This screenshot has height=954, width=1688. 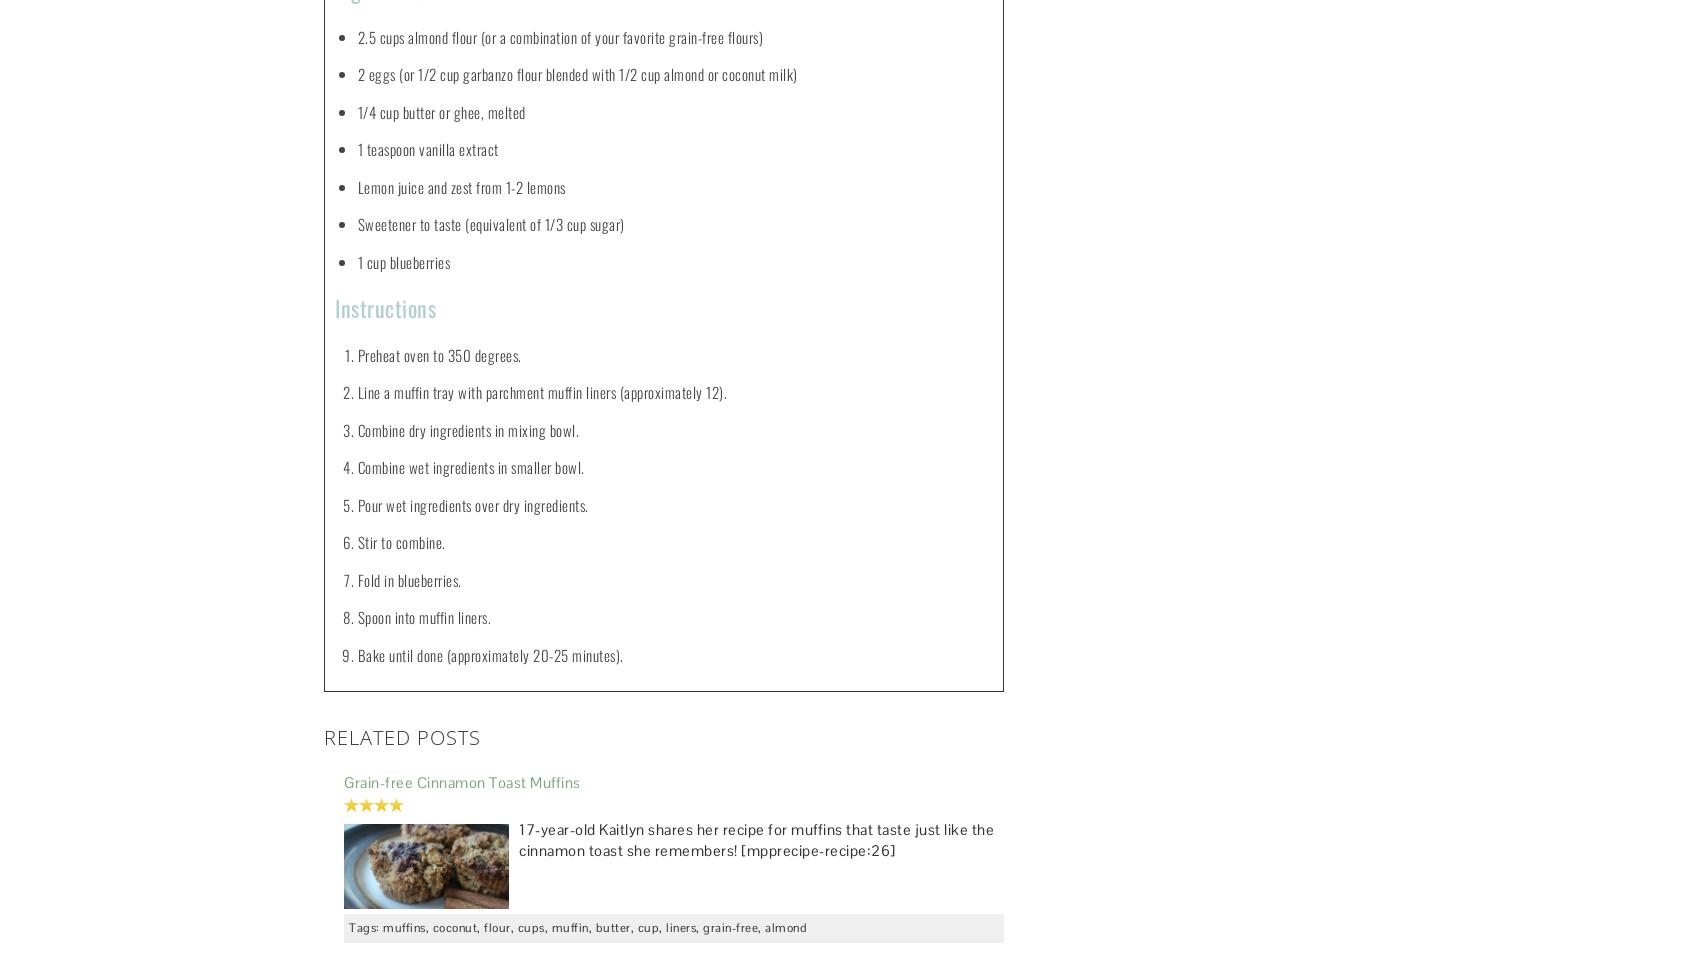 I want to click on 'Bake until done (approximately 20-25 minutes).', so click(x=489, y=652).